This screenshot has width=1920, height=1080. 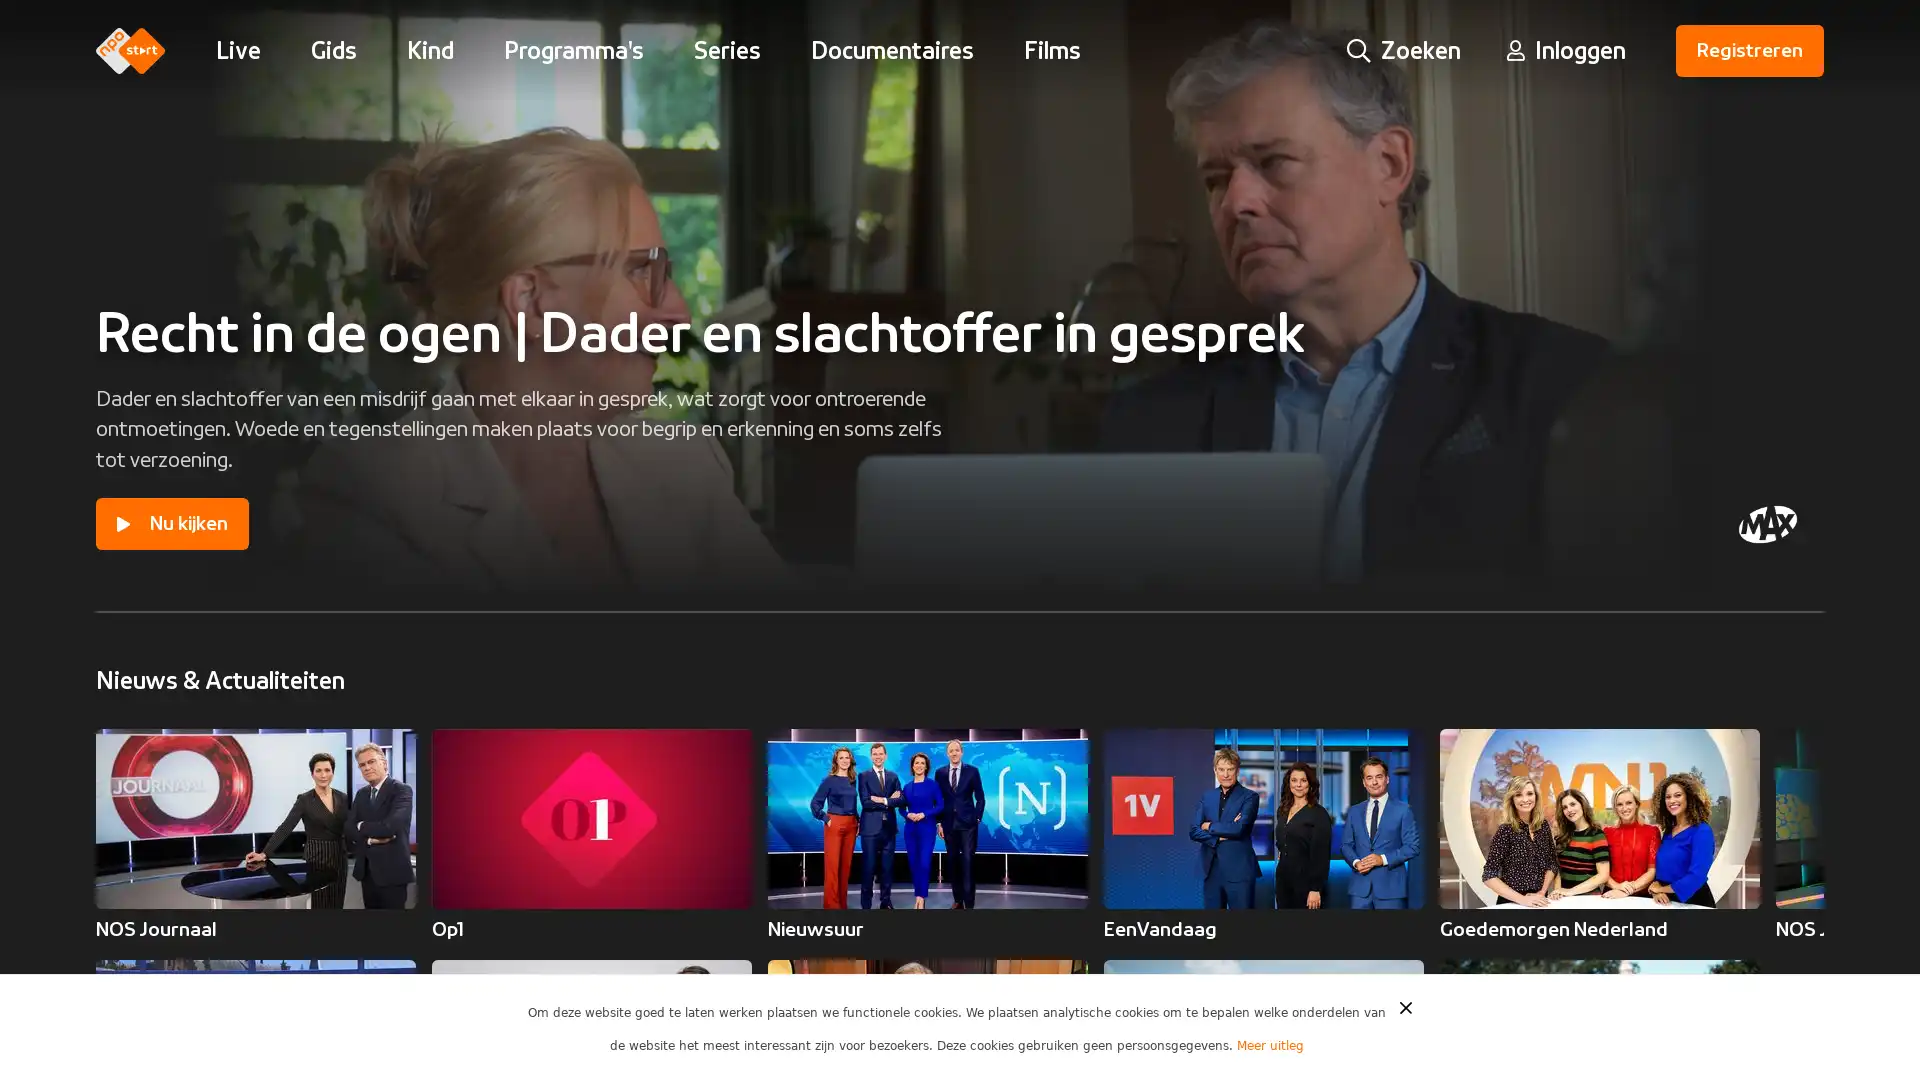 What do you see at coordinates (1749, 49) in the screenshot?
I see `Registreren` at bounding box center [1749, 49].